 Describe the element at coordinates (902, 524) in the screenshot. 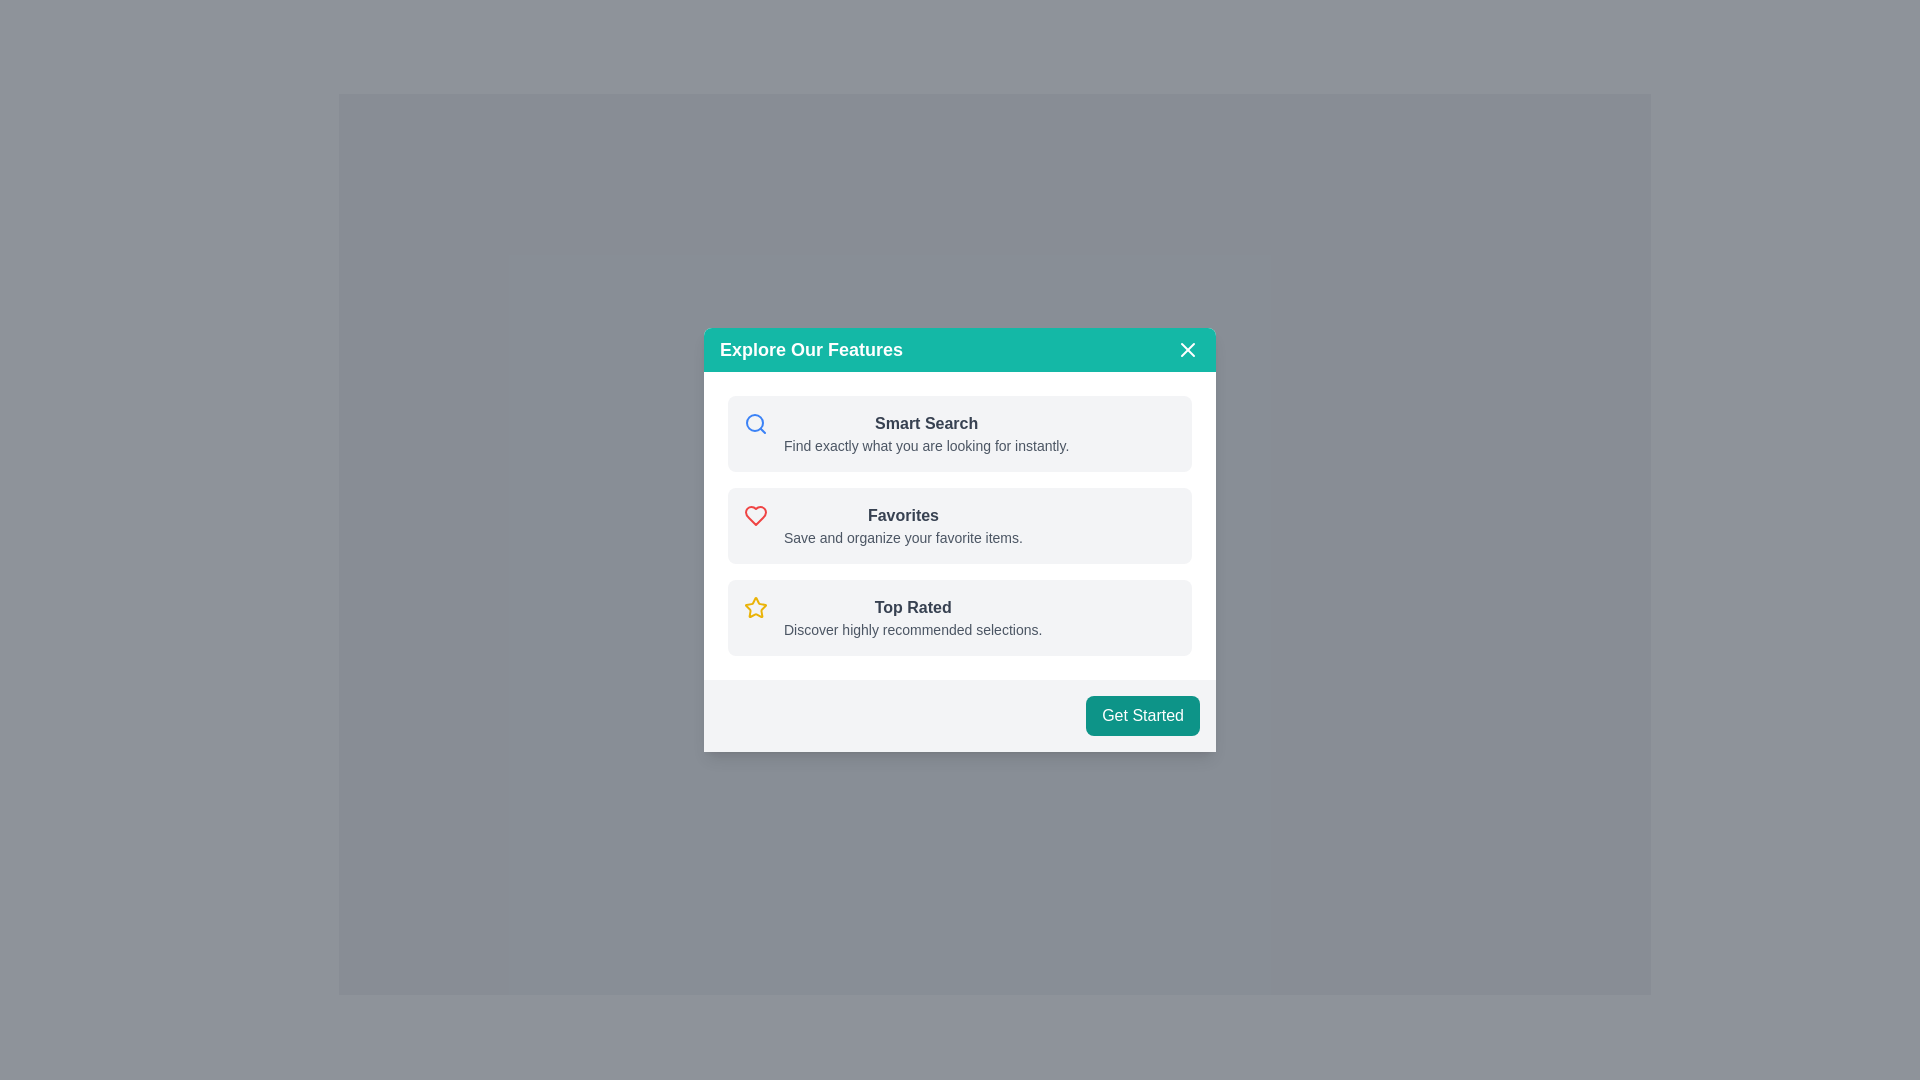

I see `the 'Favorites' feature information block located in the center region of the modal, below 'Smart Search' and above 'Top Rated', which is the second selectable item among three options` at that location.